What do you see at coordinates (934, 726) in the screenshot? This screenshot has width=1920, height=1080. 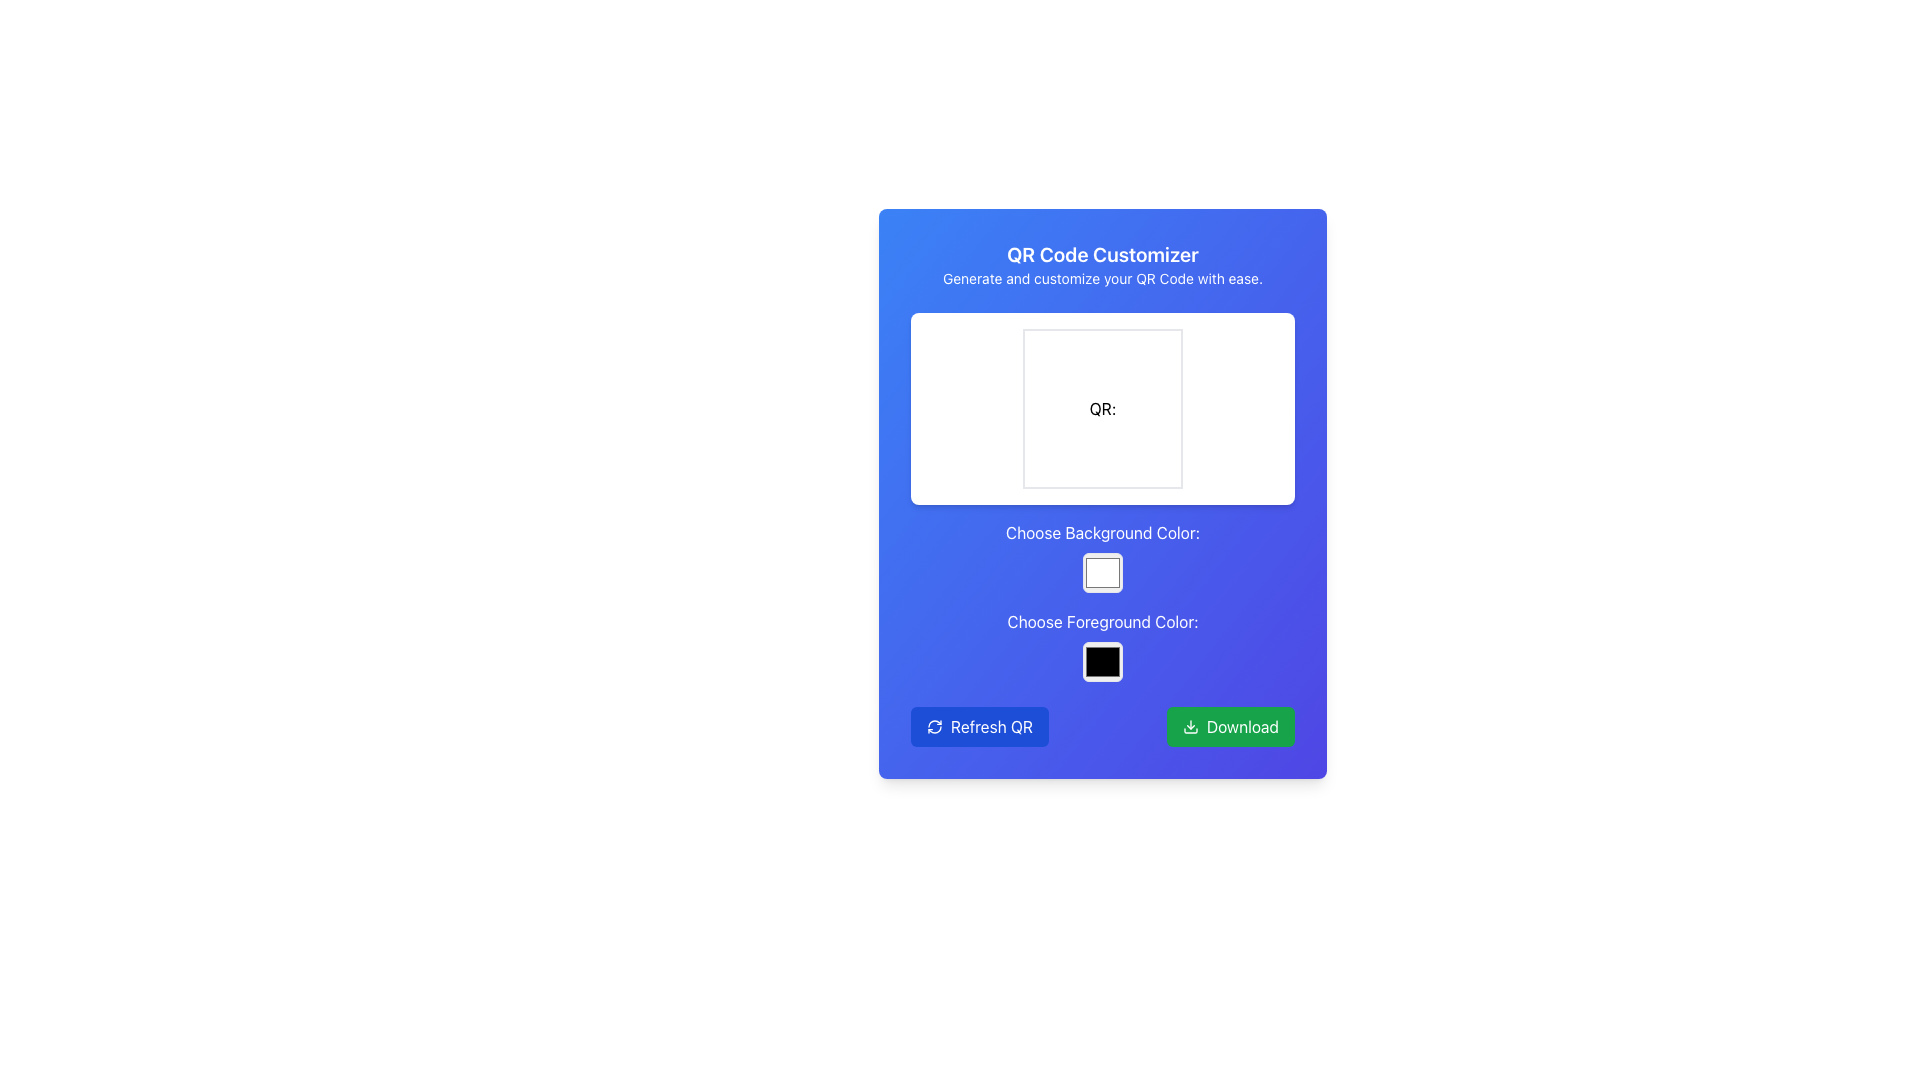 I see `the circular refresh icon located inside the 'Refresh QR' button with a blue background and white text to initiate the refresh action` at bounding box center [934, 726].